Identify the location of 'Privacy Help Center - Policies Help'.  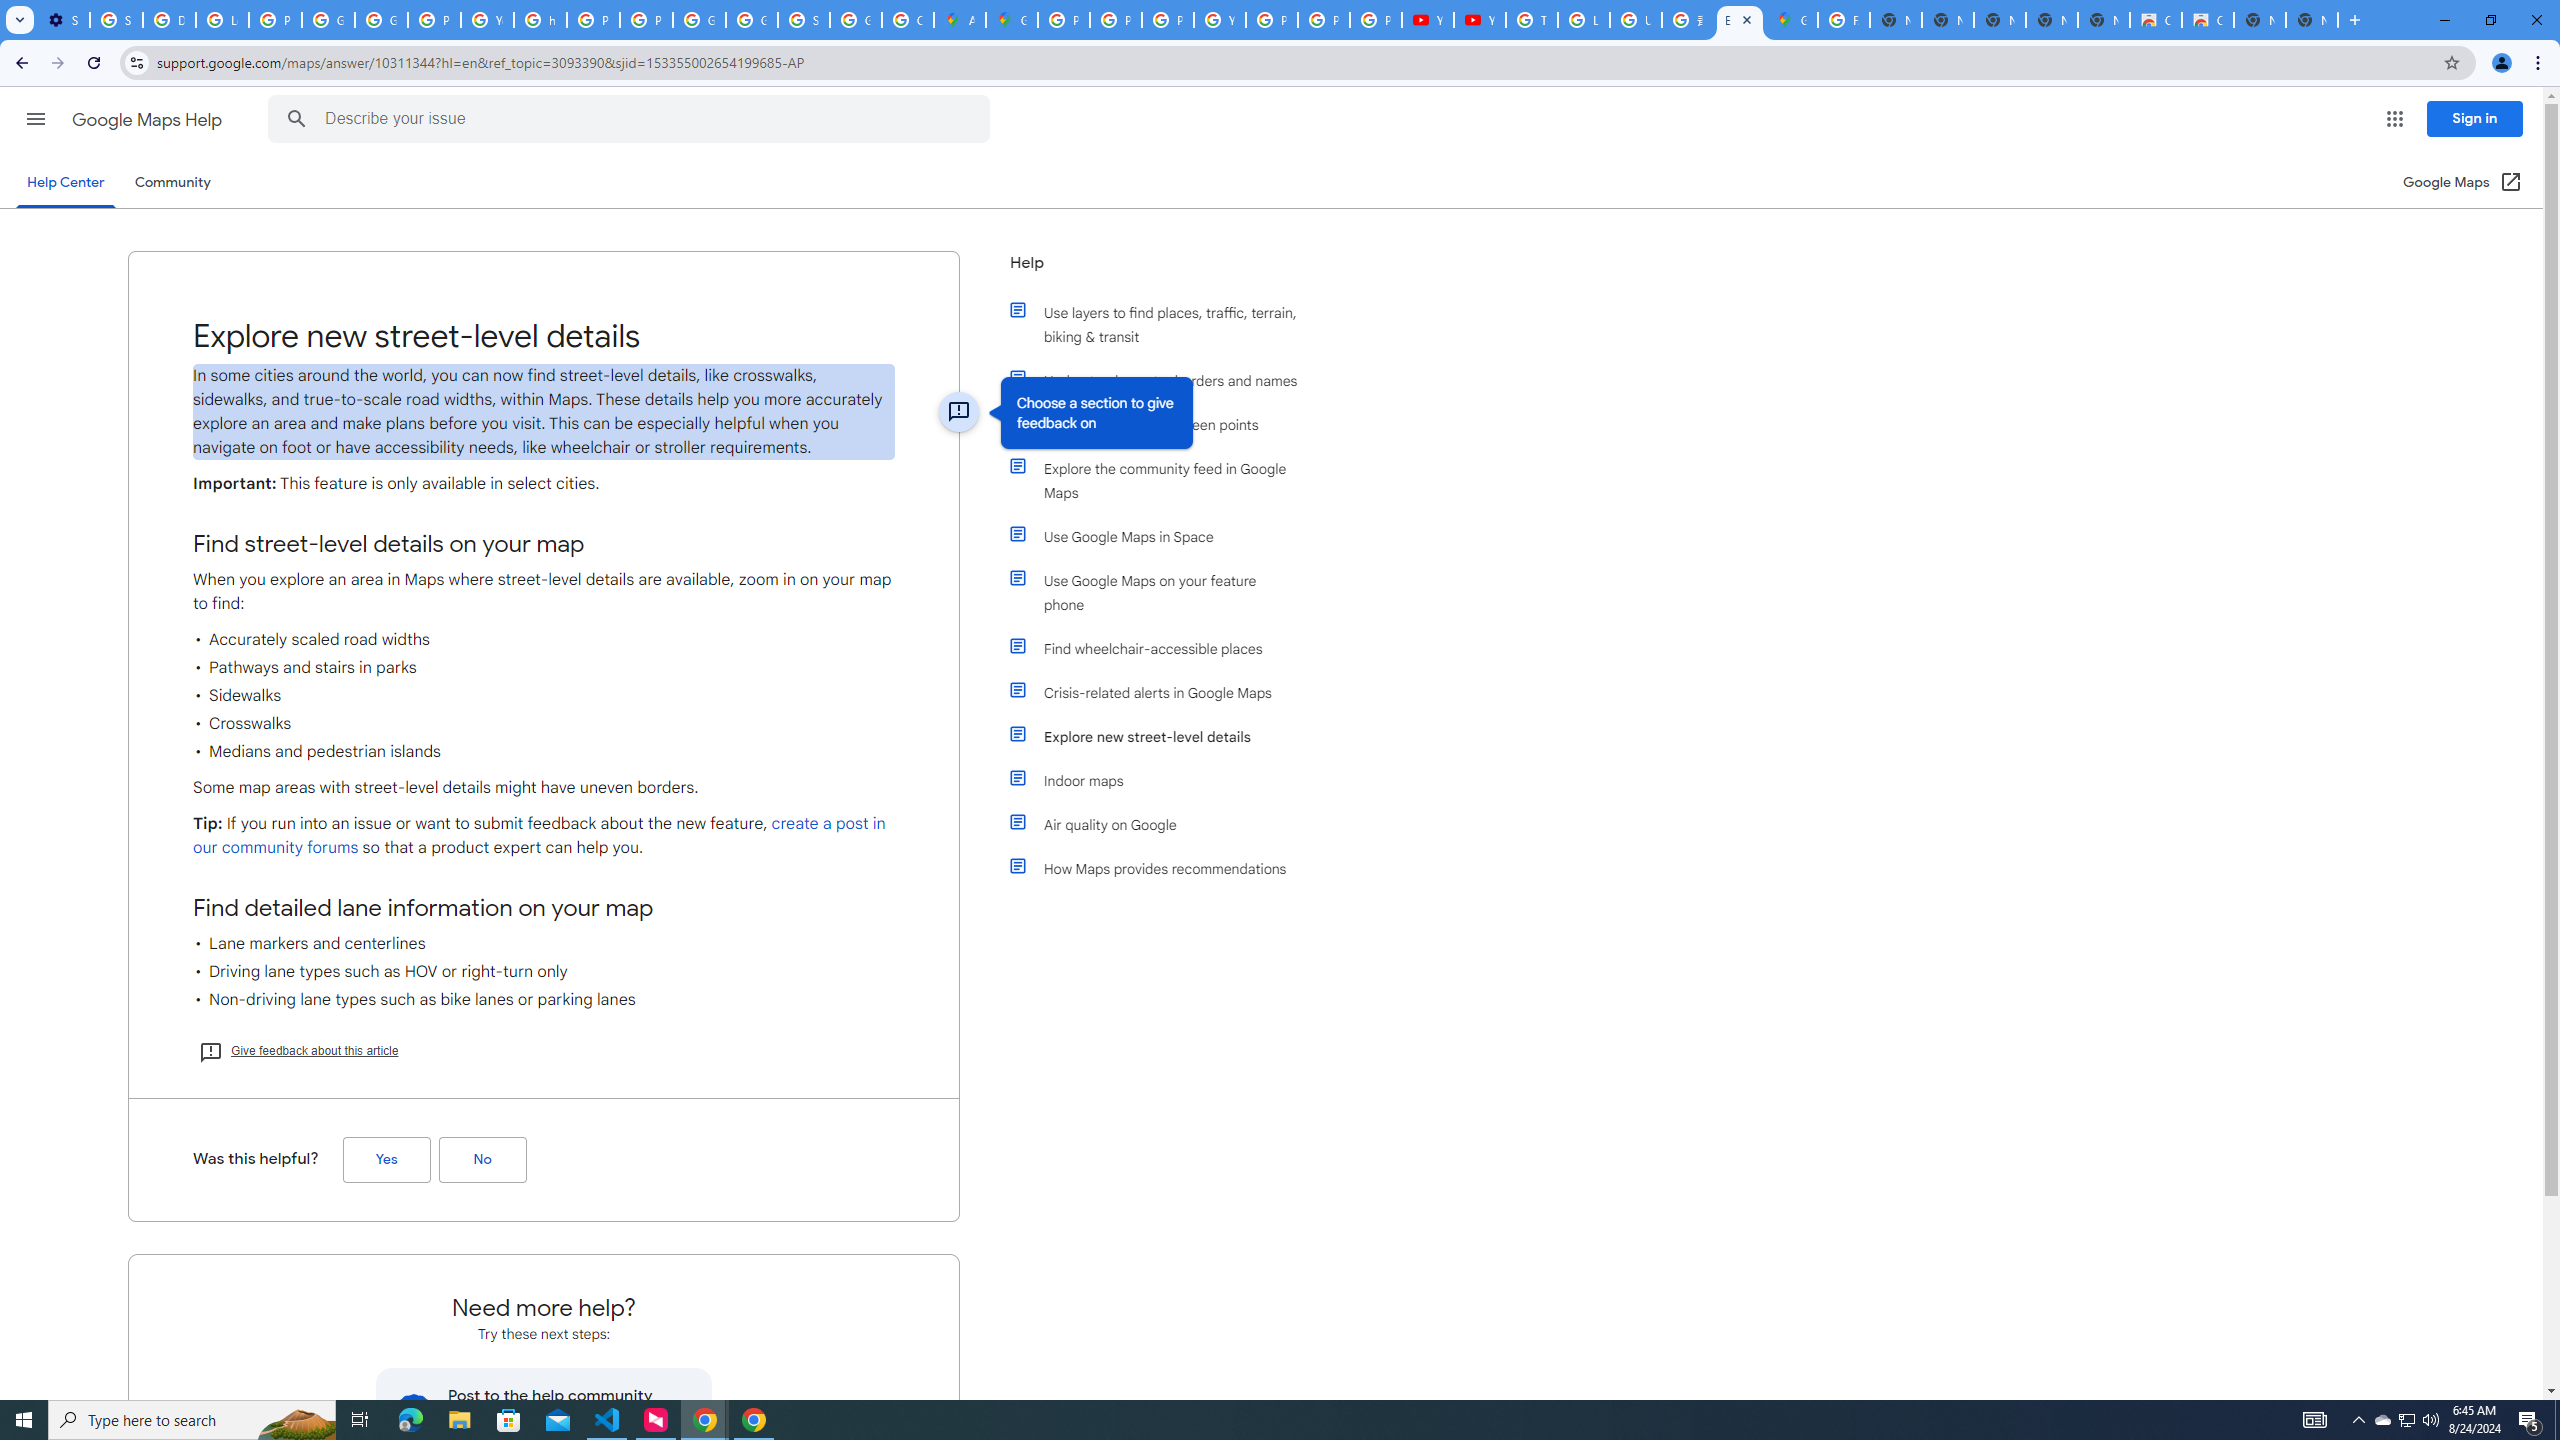
(1167, 19).